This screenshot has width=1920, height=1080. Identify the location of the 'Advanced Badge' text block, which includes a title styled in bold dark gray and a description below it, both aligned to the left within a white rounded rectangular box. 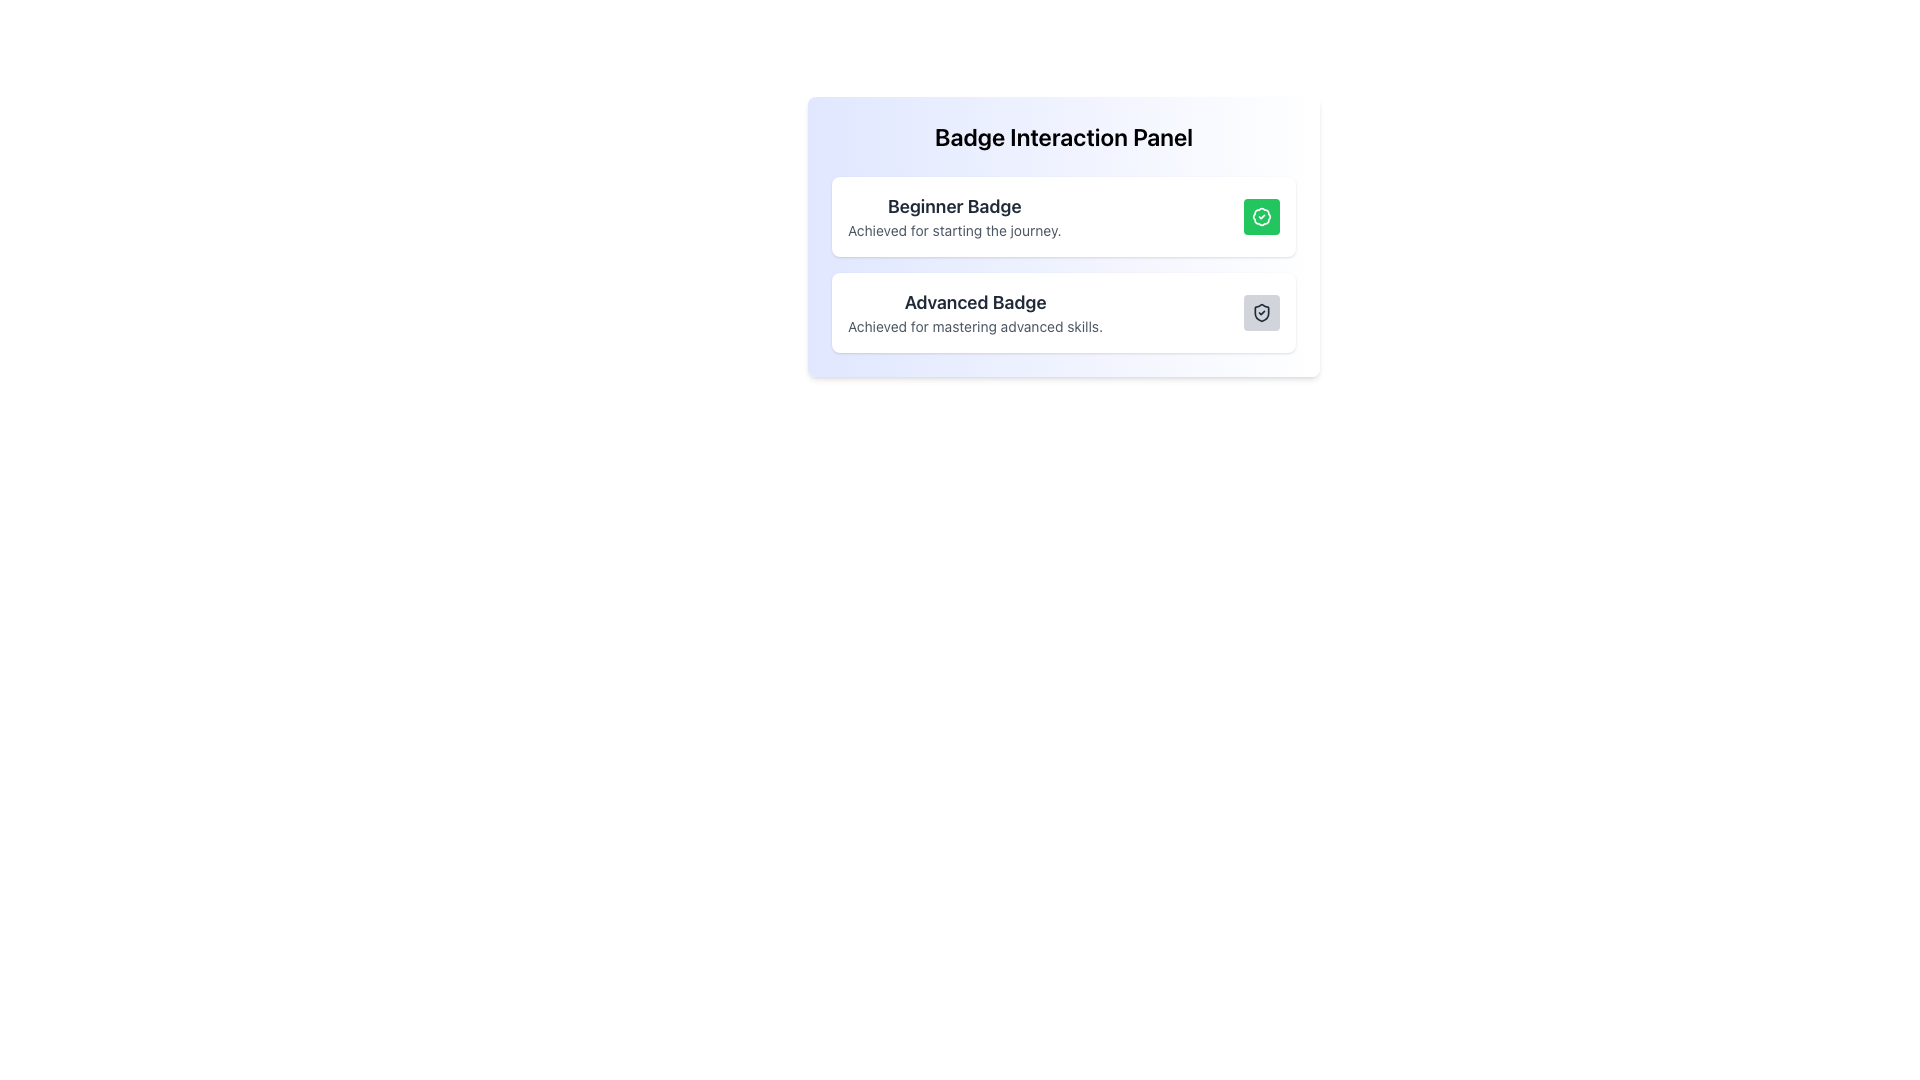
(975, 312).